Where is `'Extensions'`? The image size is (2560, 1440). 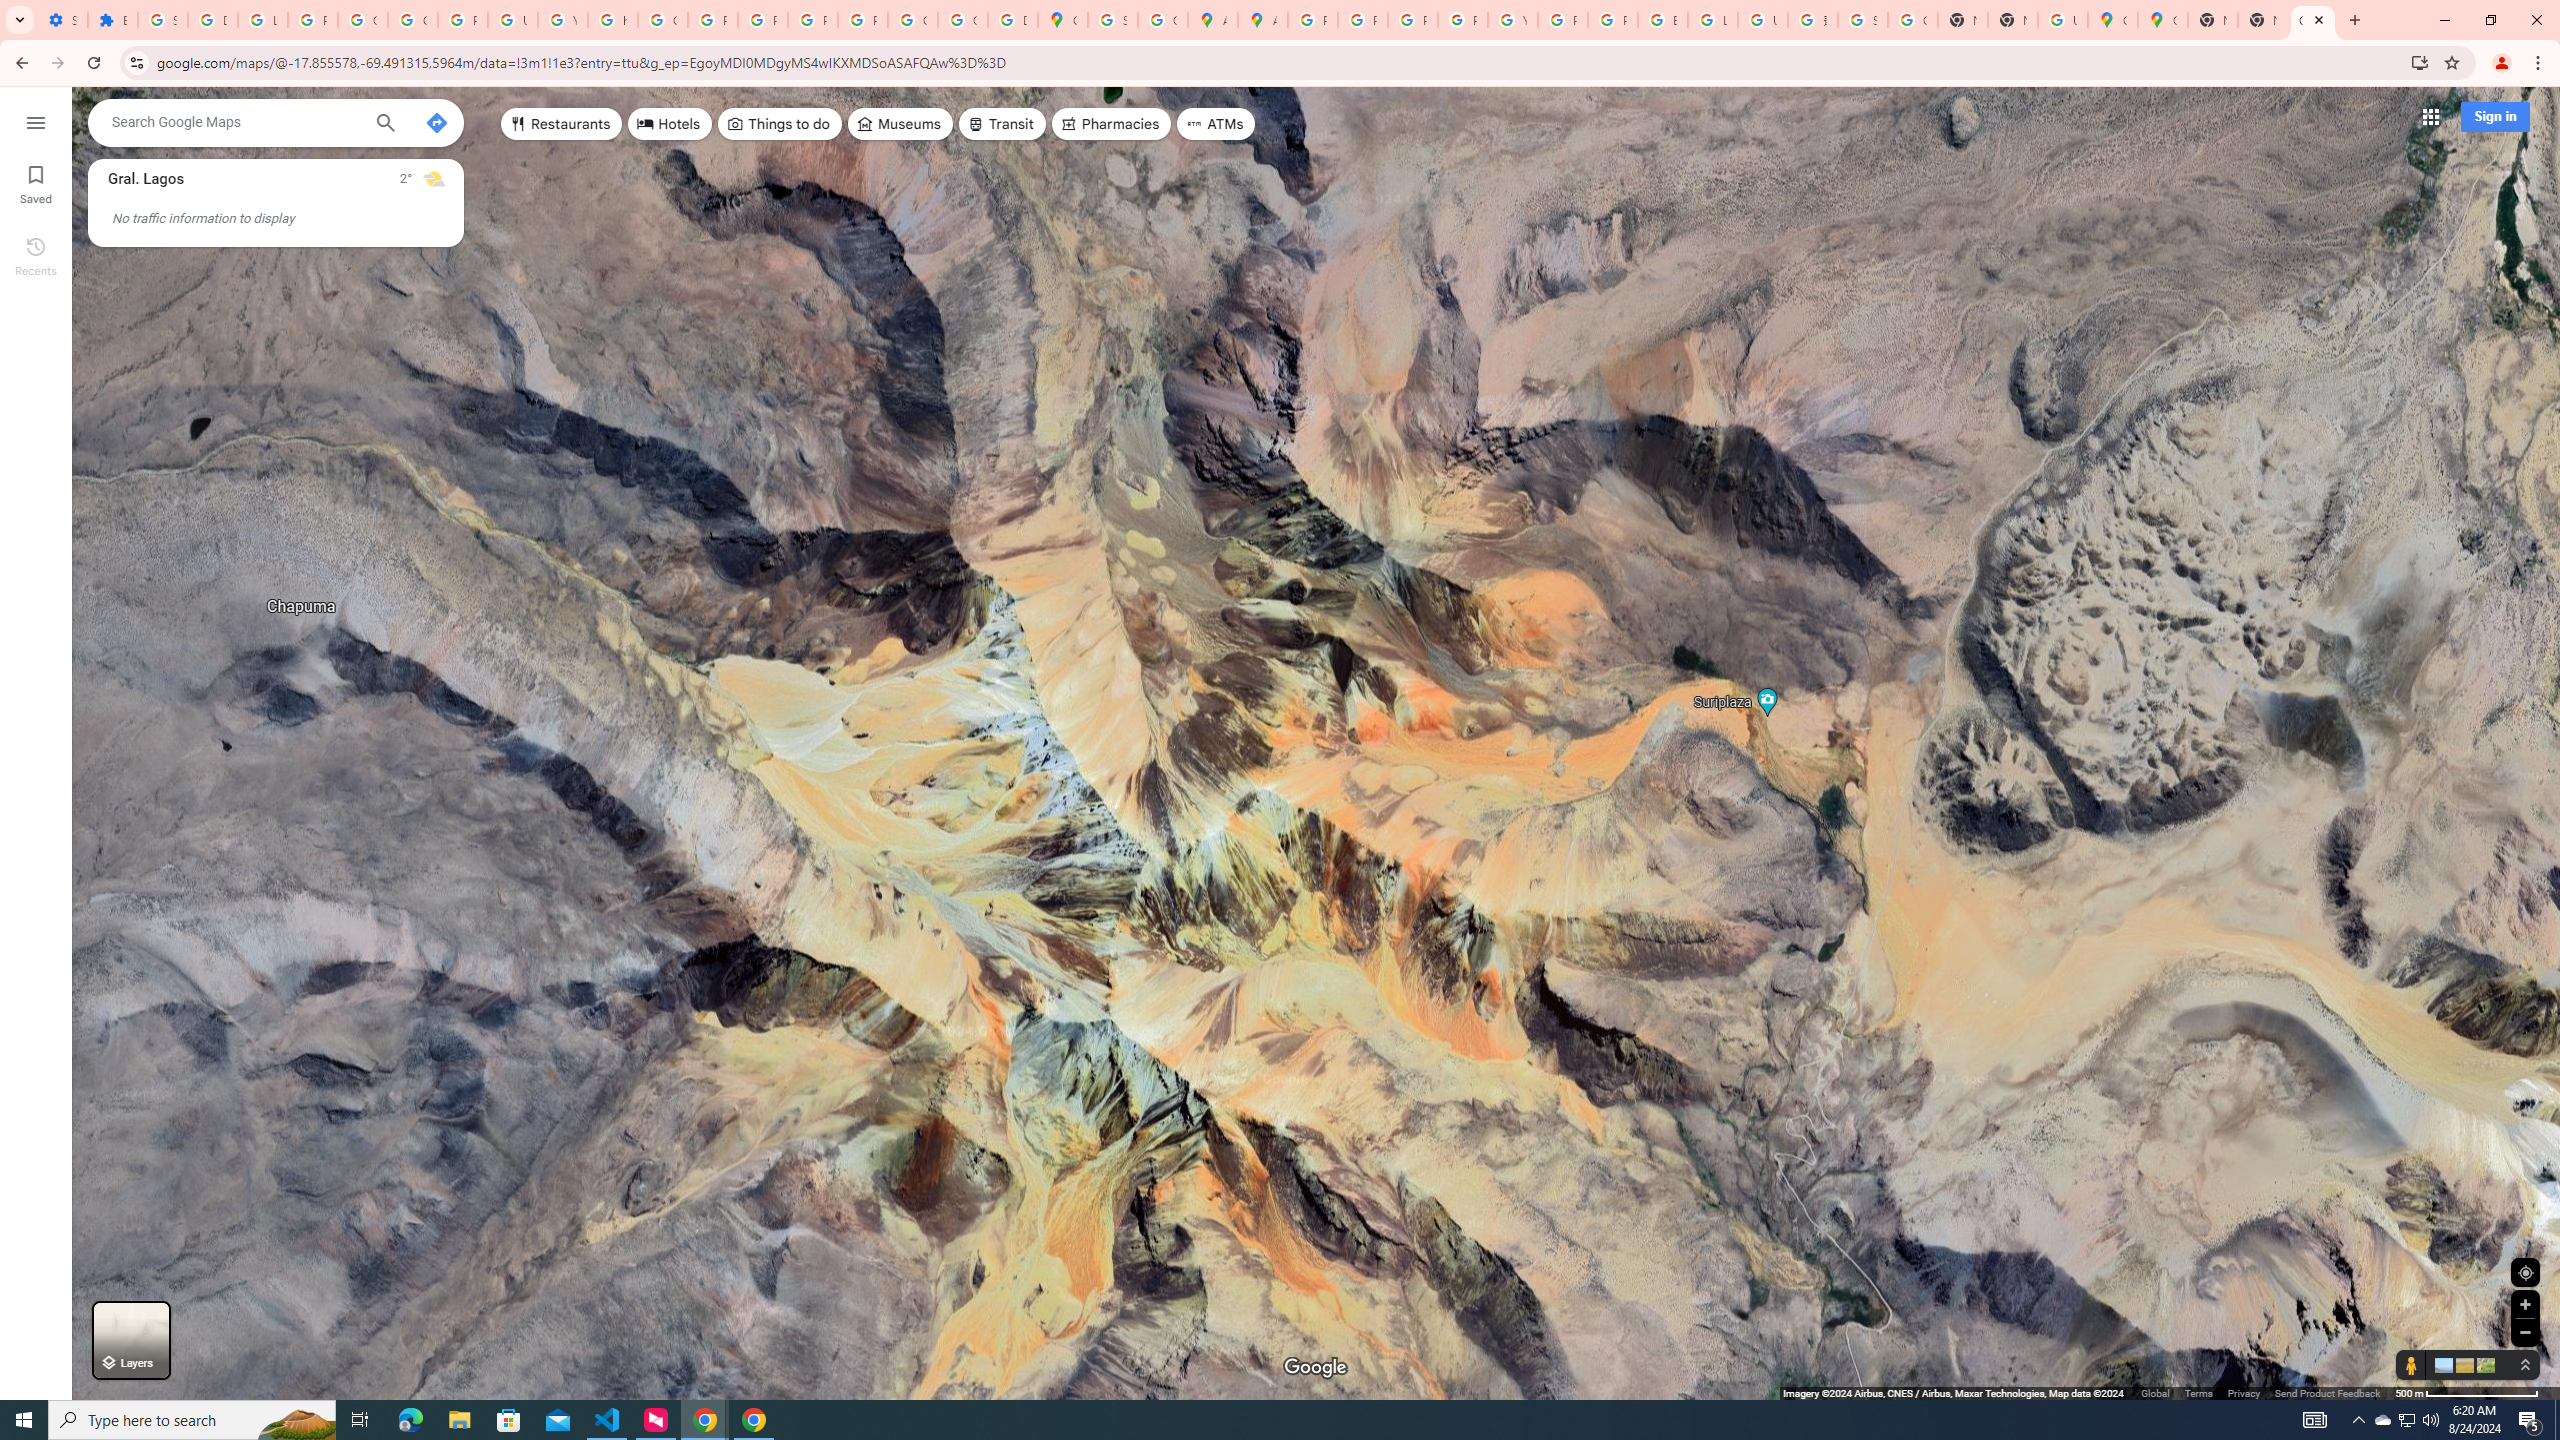 'Extensions' is located at coordinates (111, 19).